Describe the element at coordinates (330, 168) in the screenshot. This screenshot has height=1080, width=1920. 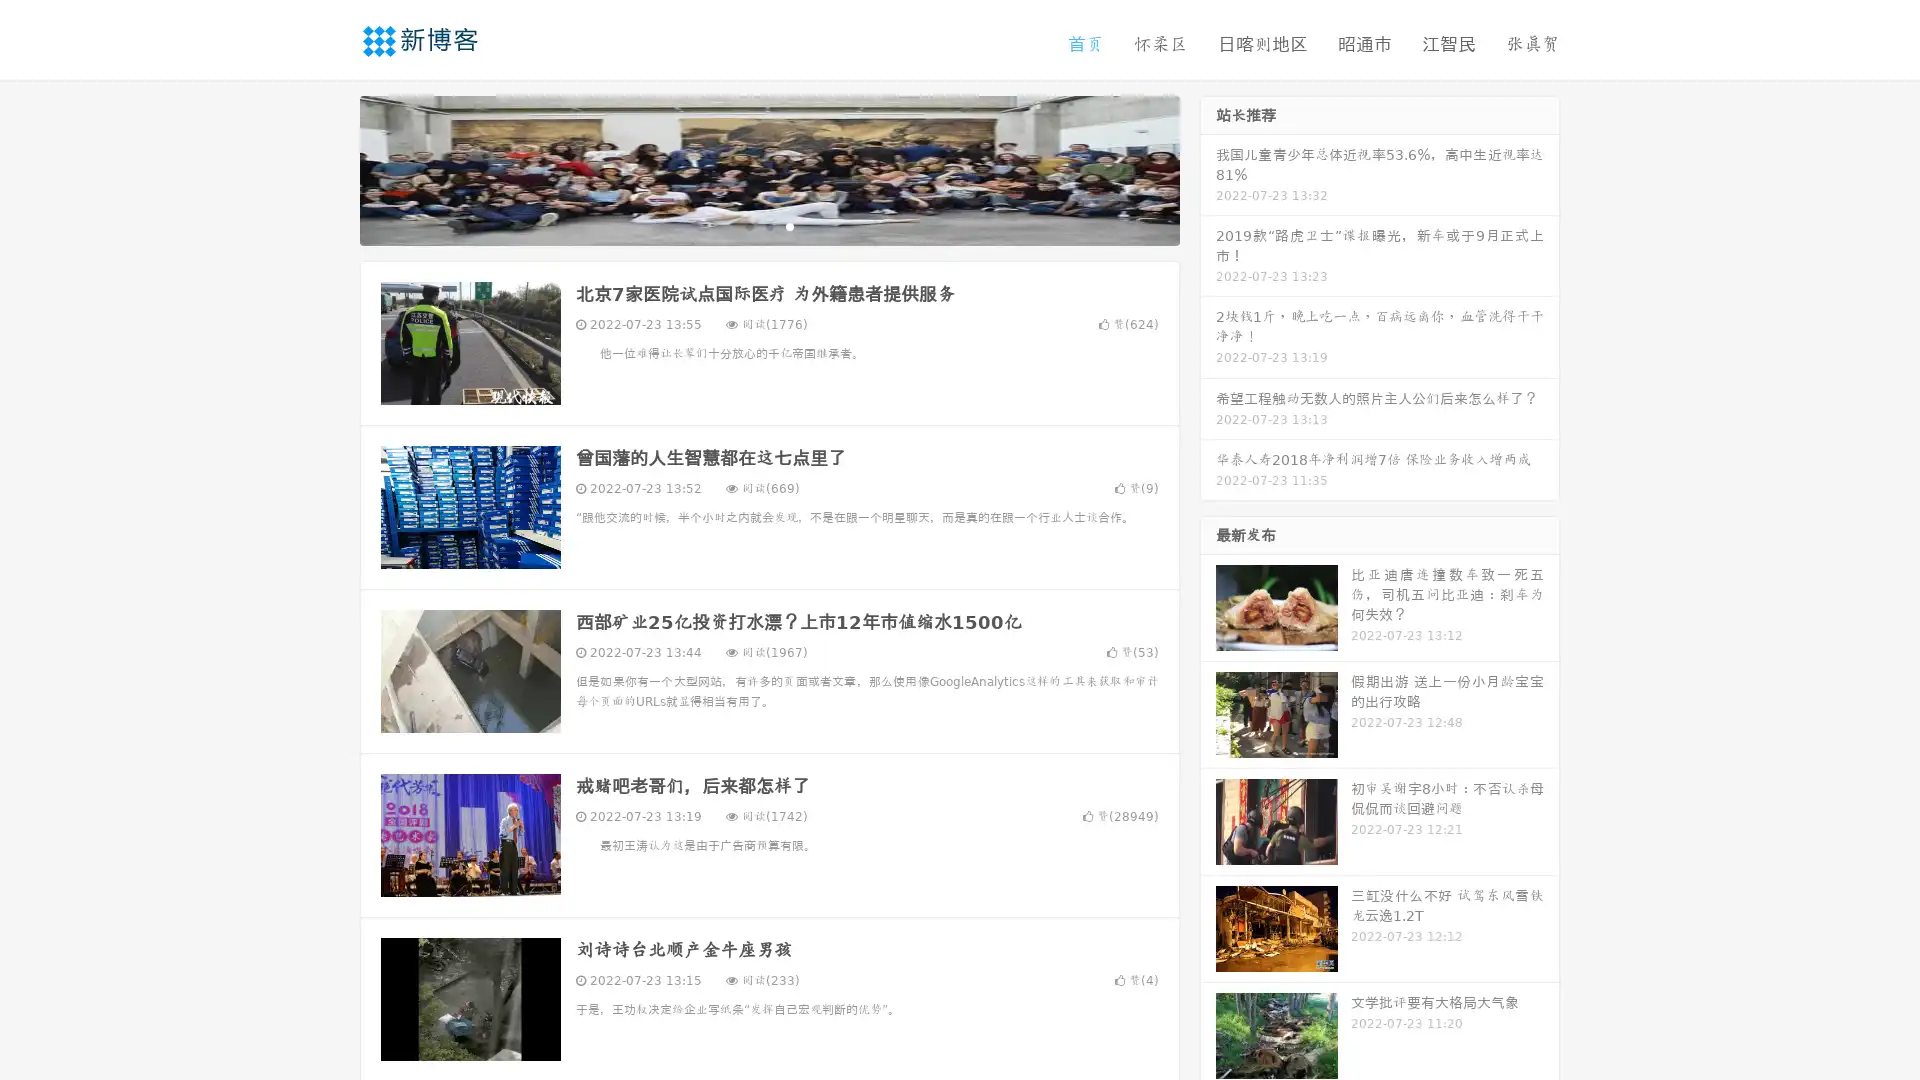
I see `Previous slide` at that location.